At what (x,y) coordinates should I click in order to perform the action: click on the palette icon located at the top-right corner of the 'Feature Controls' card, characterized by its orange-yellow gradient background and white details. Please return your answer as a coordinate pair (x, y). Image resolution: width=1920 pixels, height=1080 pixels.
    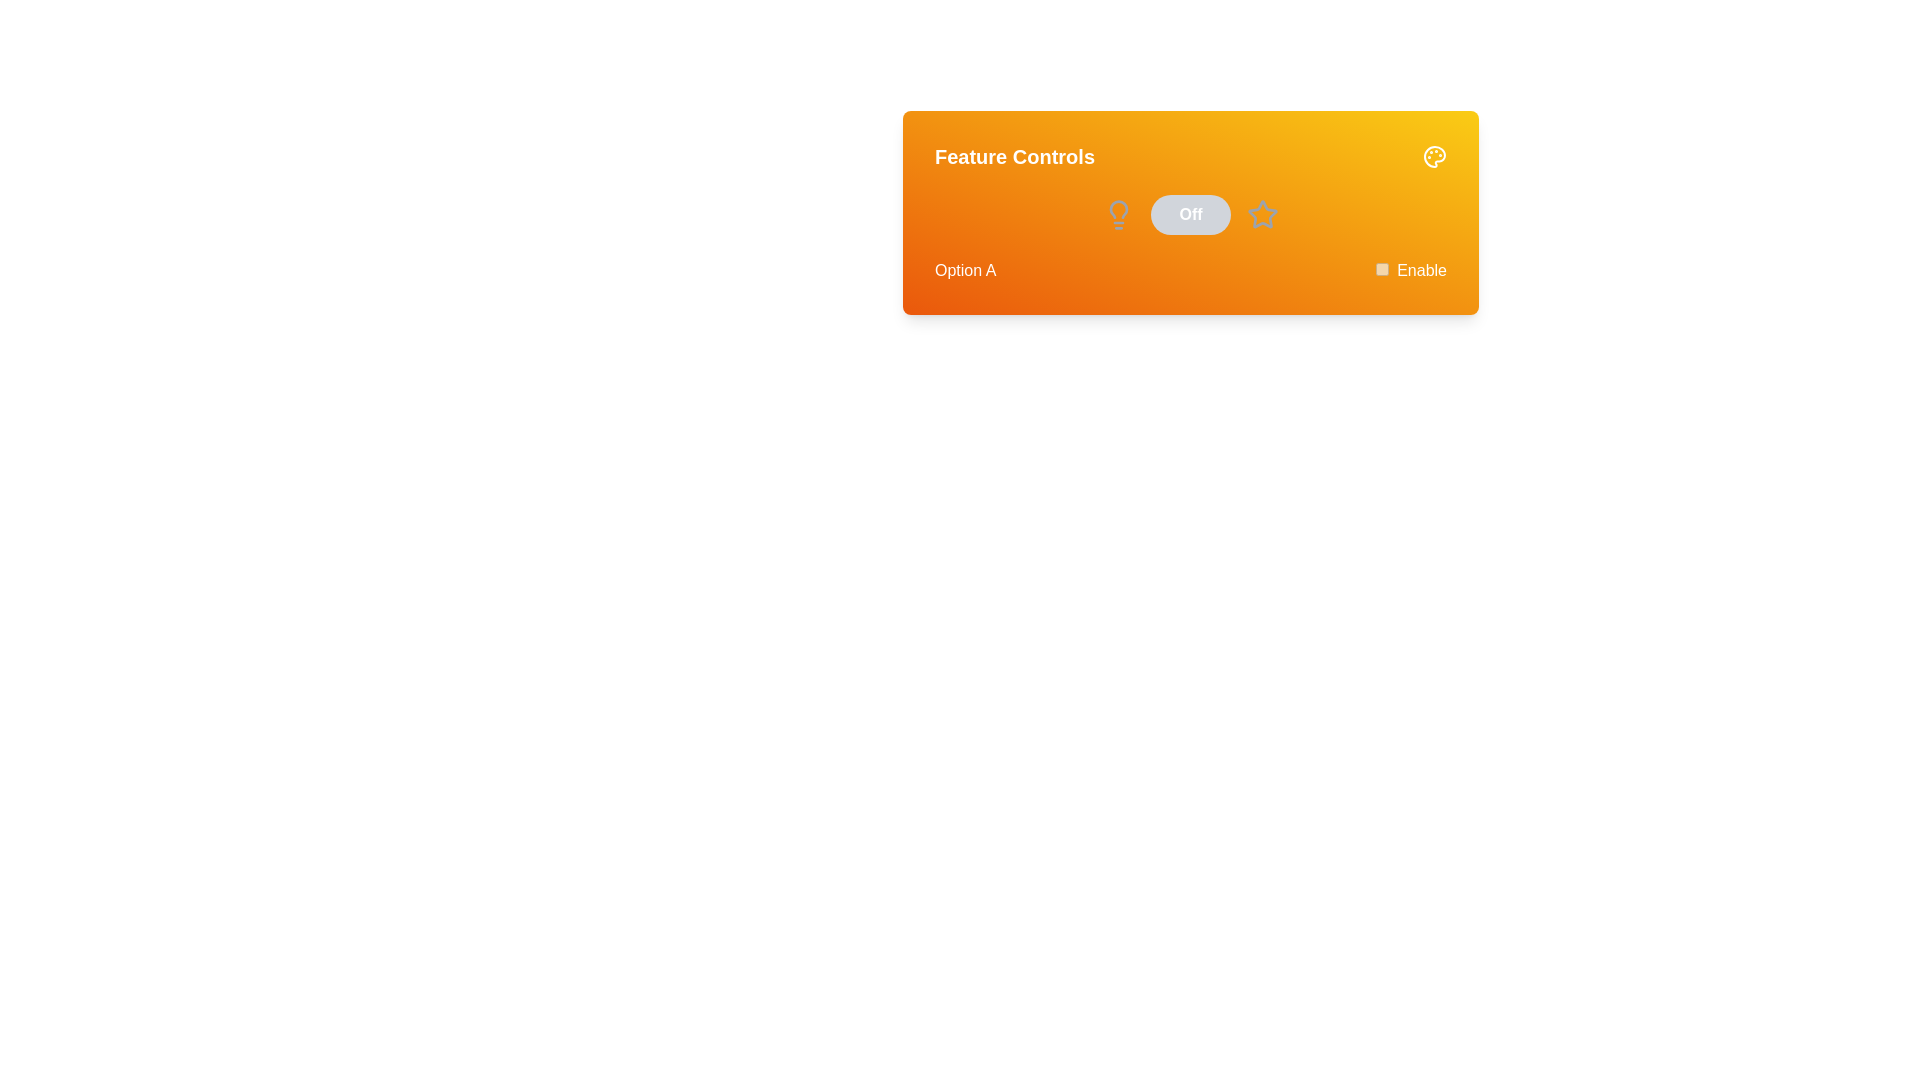
    Looking at the image, I should click on (1434, 156).